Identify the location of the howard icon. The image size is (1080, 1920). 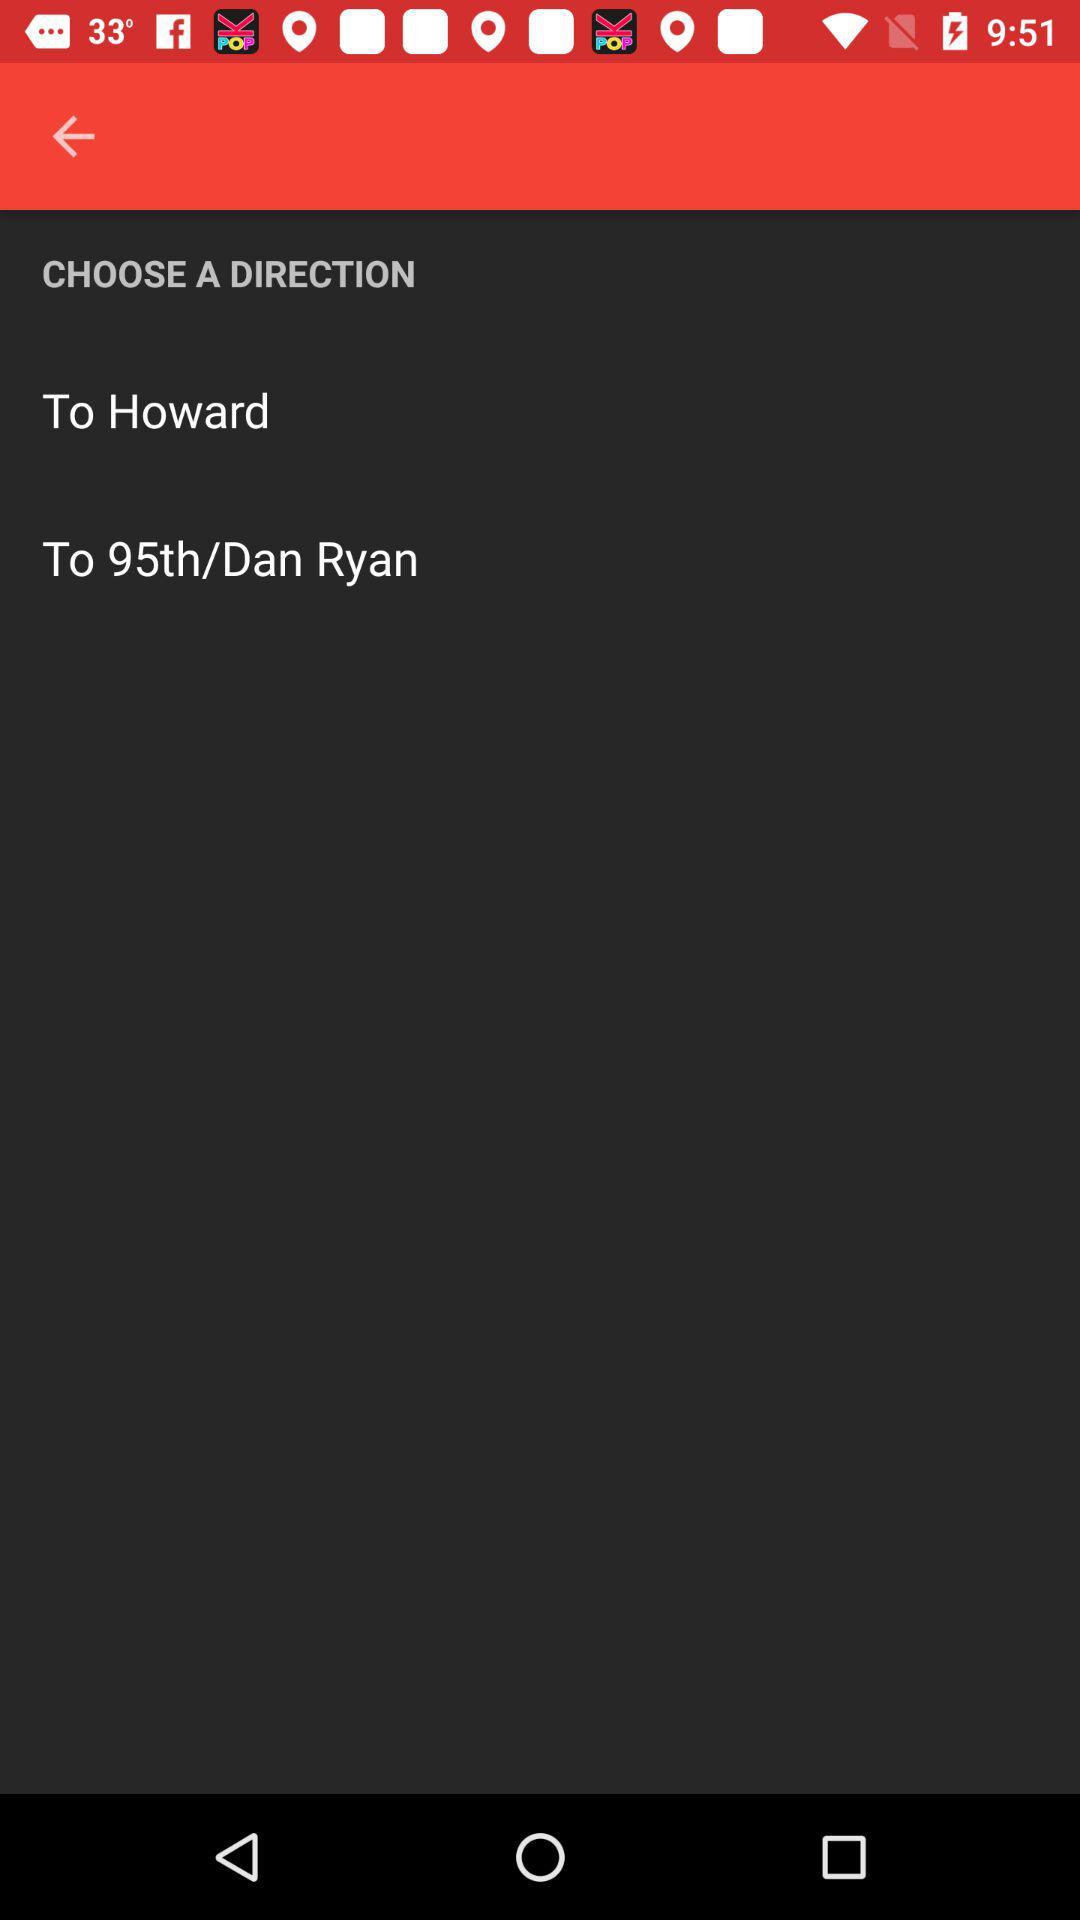
(189, 408).